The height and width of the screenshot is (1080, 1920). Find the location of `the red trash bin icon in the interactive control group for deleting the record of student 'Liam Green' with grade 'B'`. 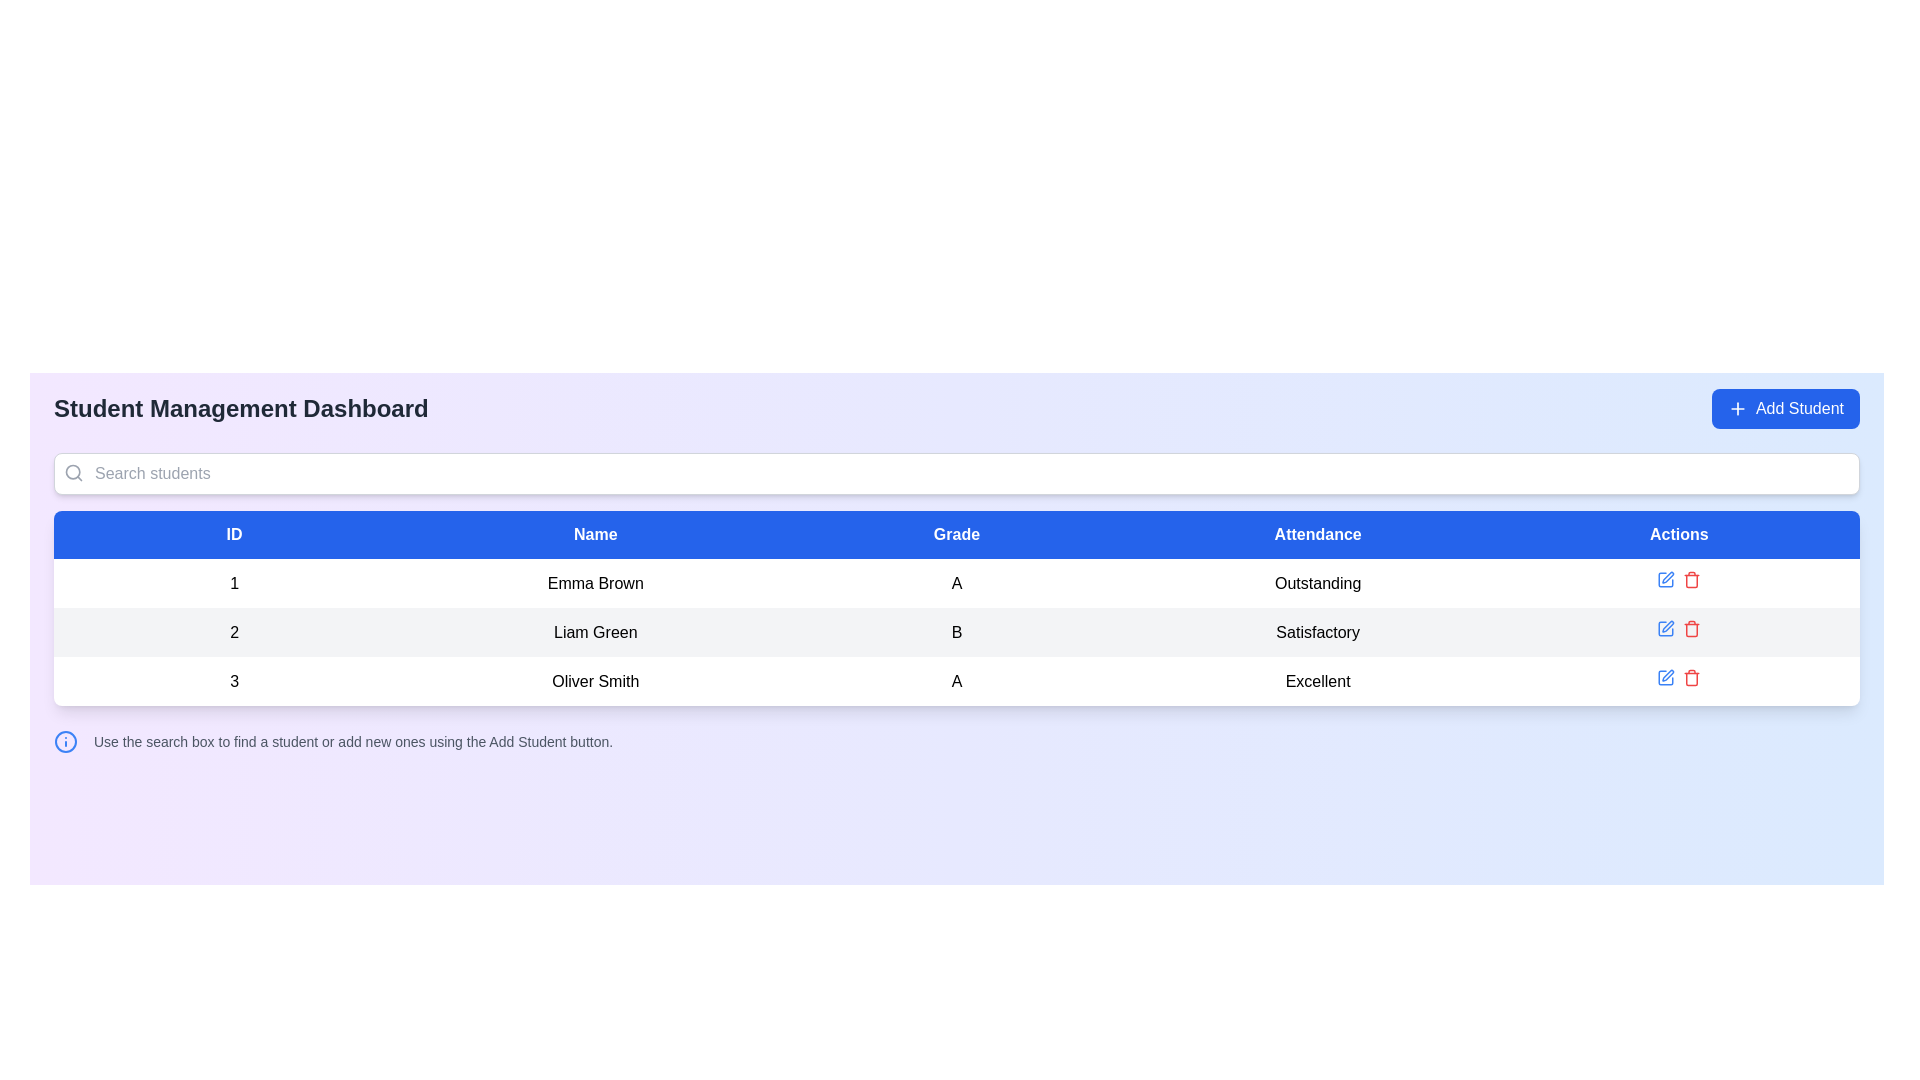

the red trash bin icon in the interactive control group for deleting the record of student 'Liam Green' with grade 'B' is located at coordinates (1679, 632).